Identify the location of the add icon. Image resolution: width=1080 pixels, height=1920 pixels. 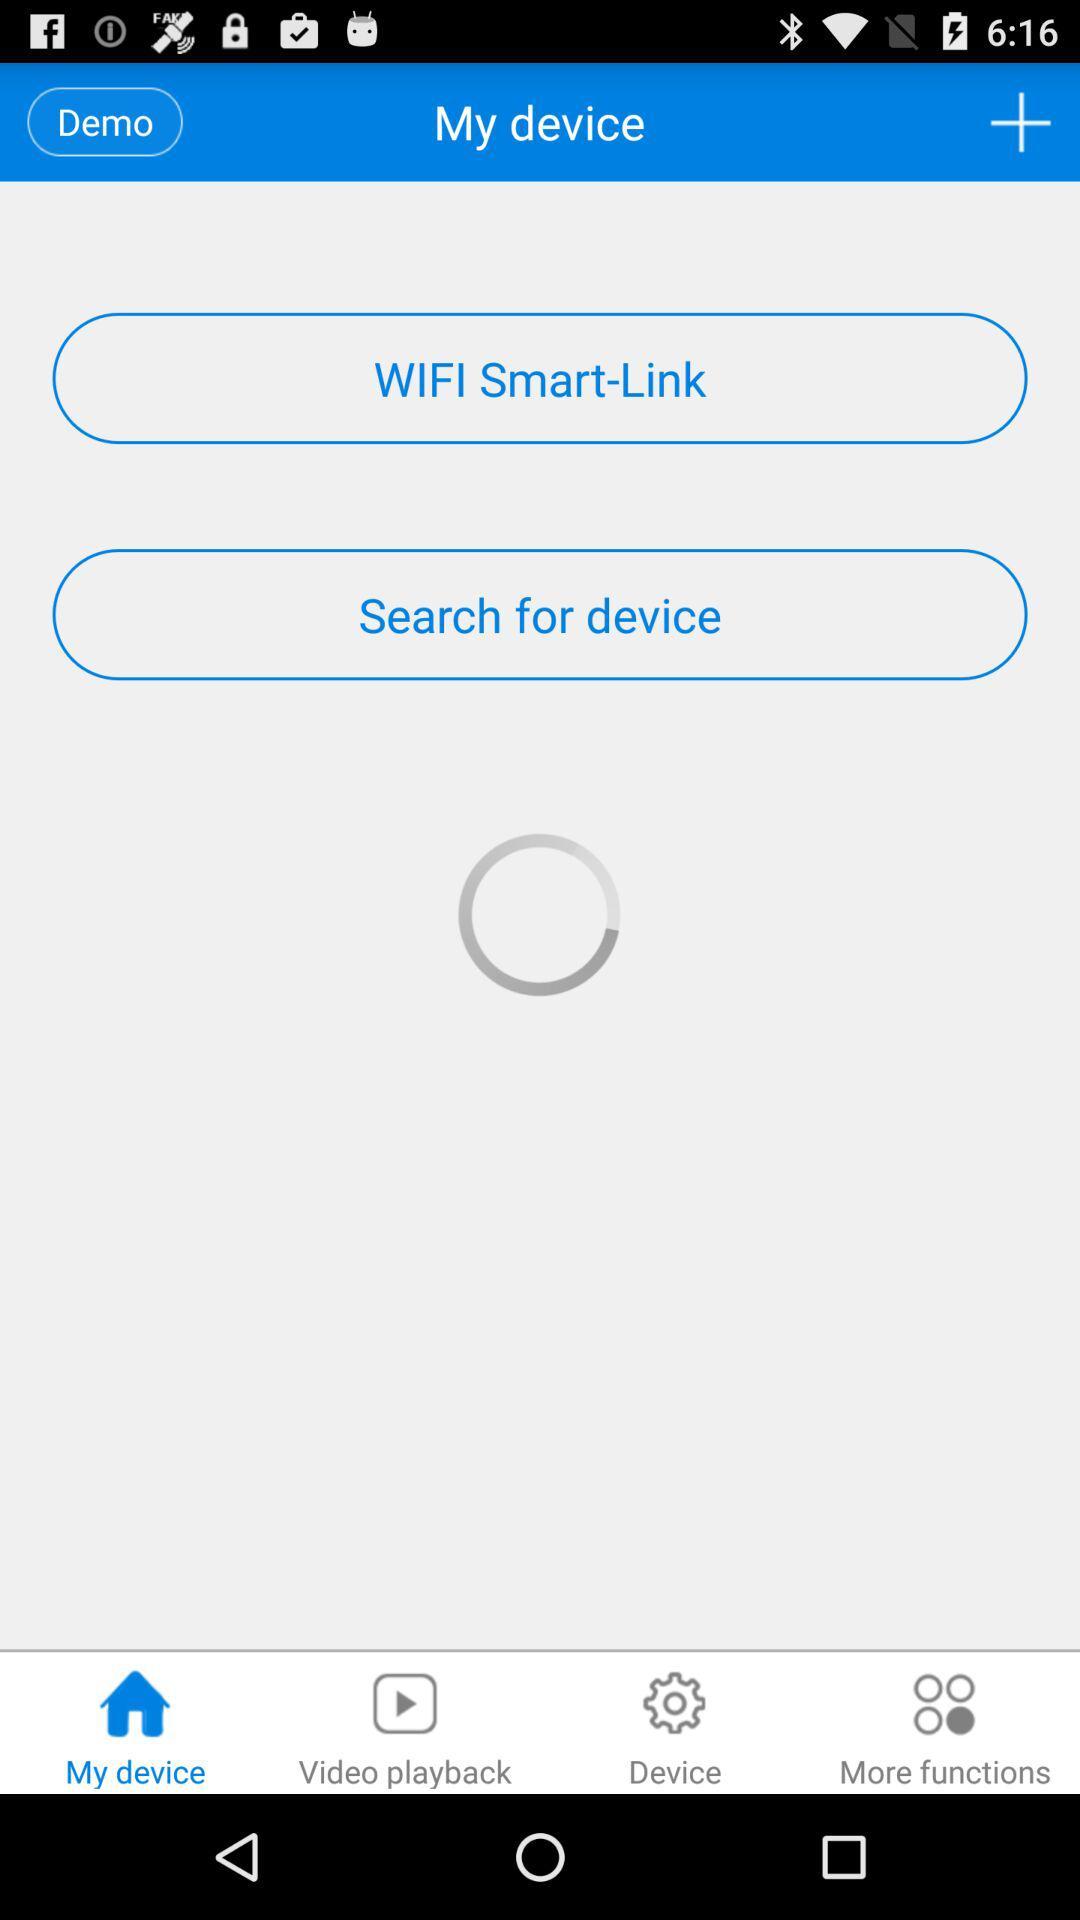
(1020, 129).